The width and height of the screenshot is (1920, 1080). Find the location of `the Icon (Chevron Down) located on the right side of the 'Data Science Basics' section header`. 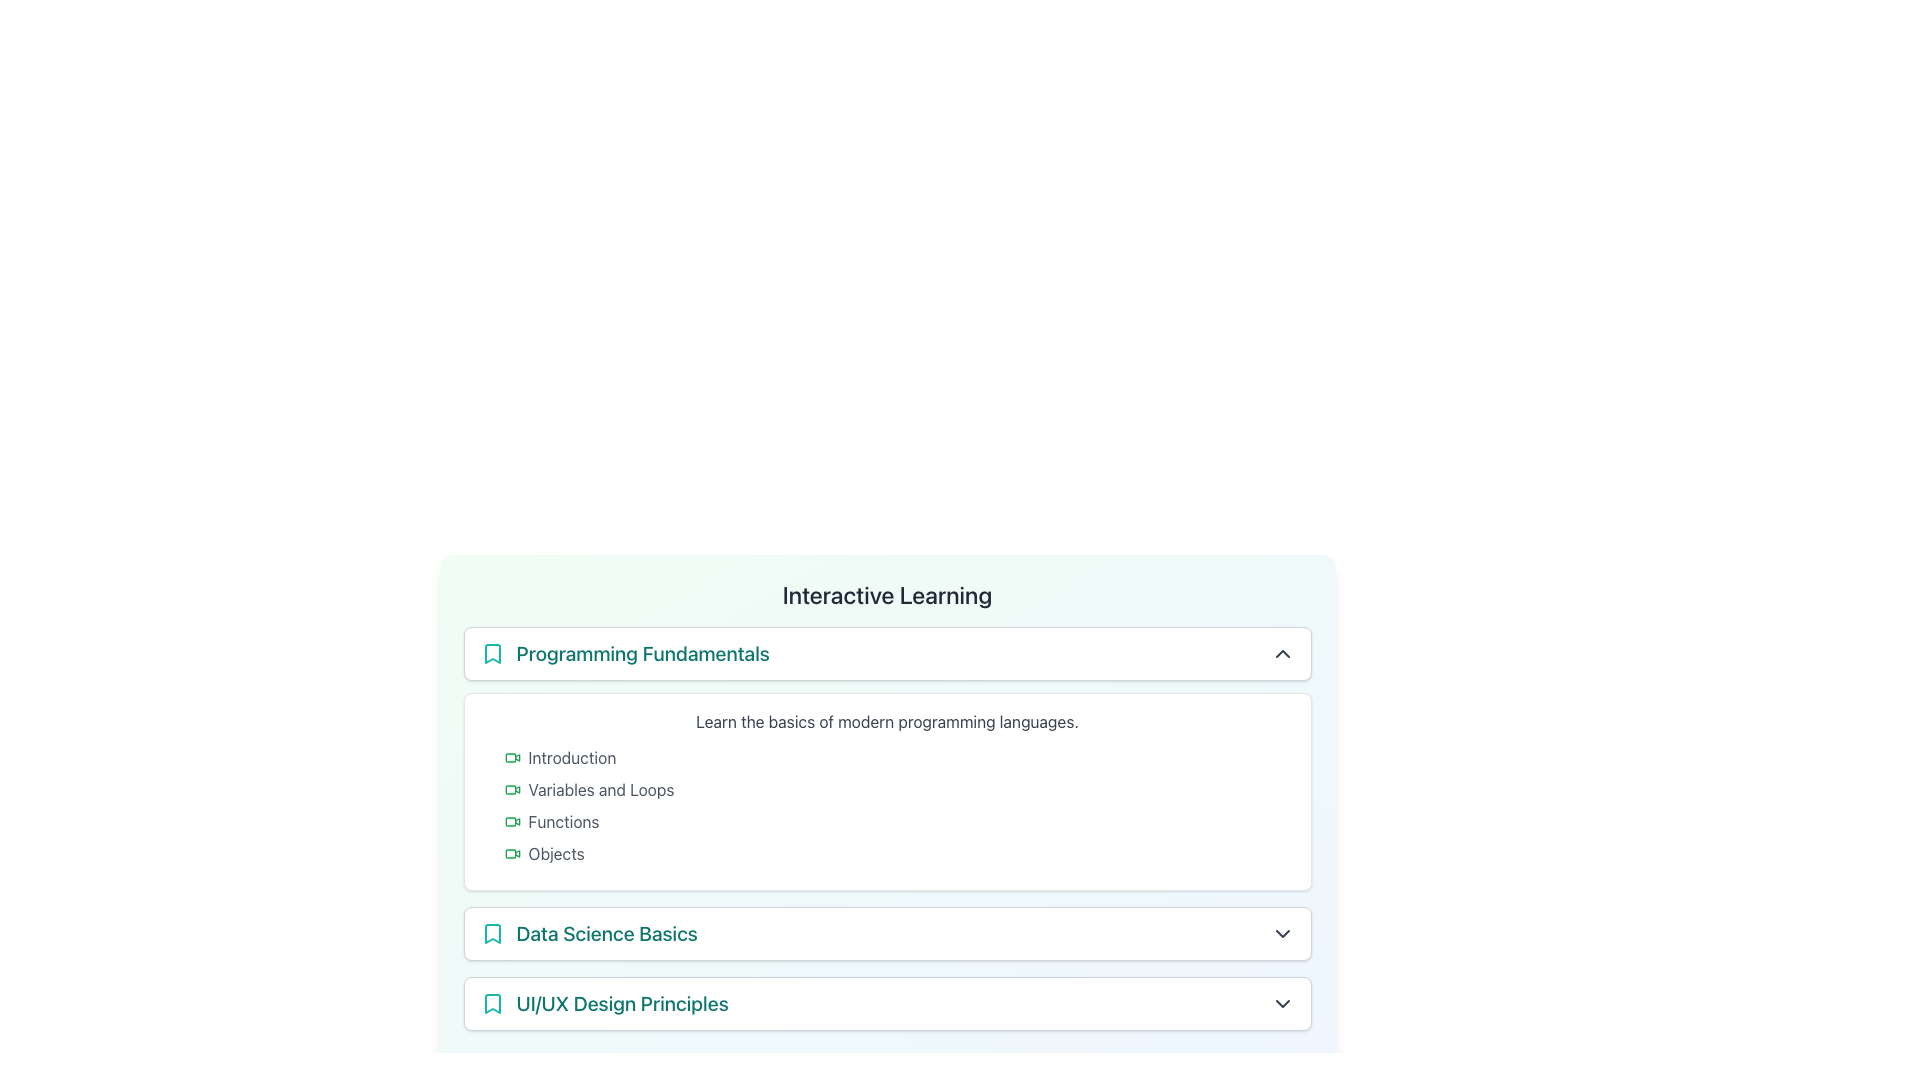

the Icon (Chevron Down) located on the right side of the 'Data Science Basics' section header is located at coordinates (1282, 933).